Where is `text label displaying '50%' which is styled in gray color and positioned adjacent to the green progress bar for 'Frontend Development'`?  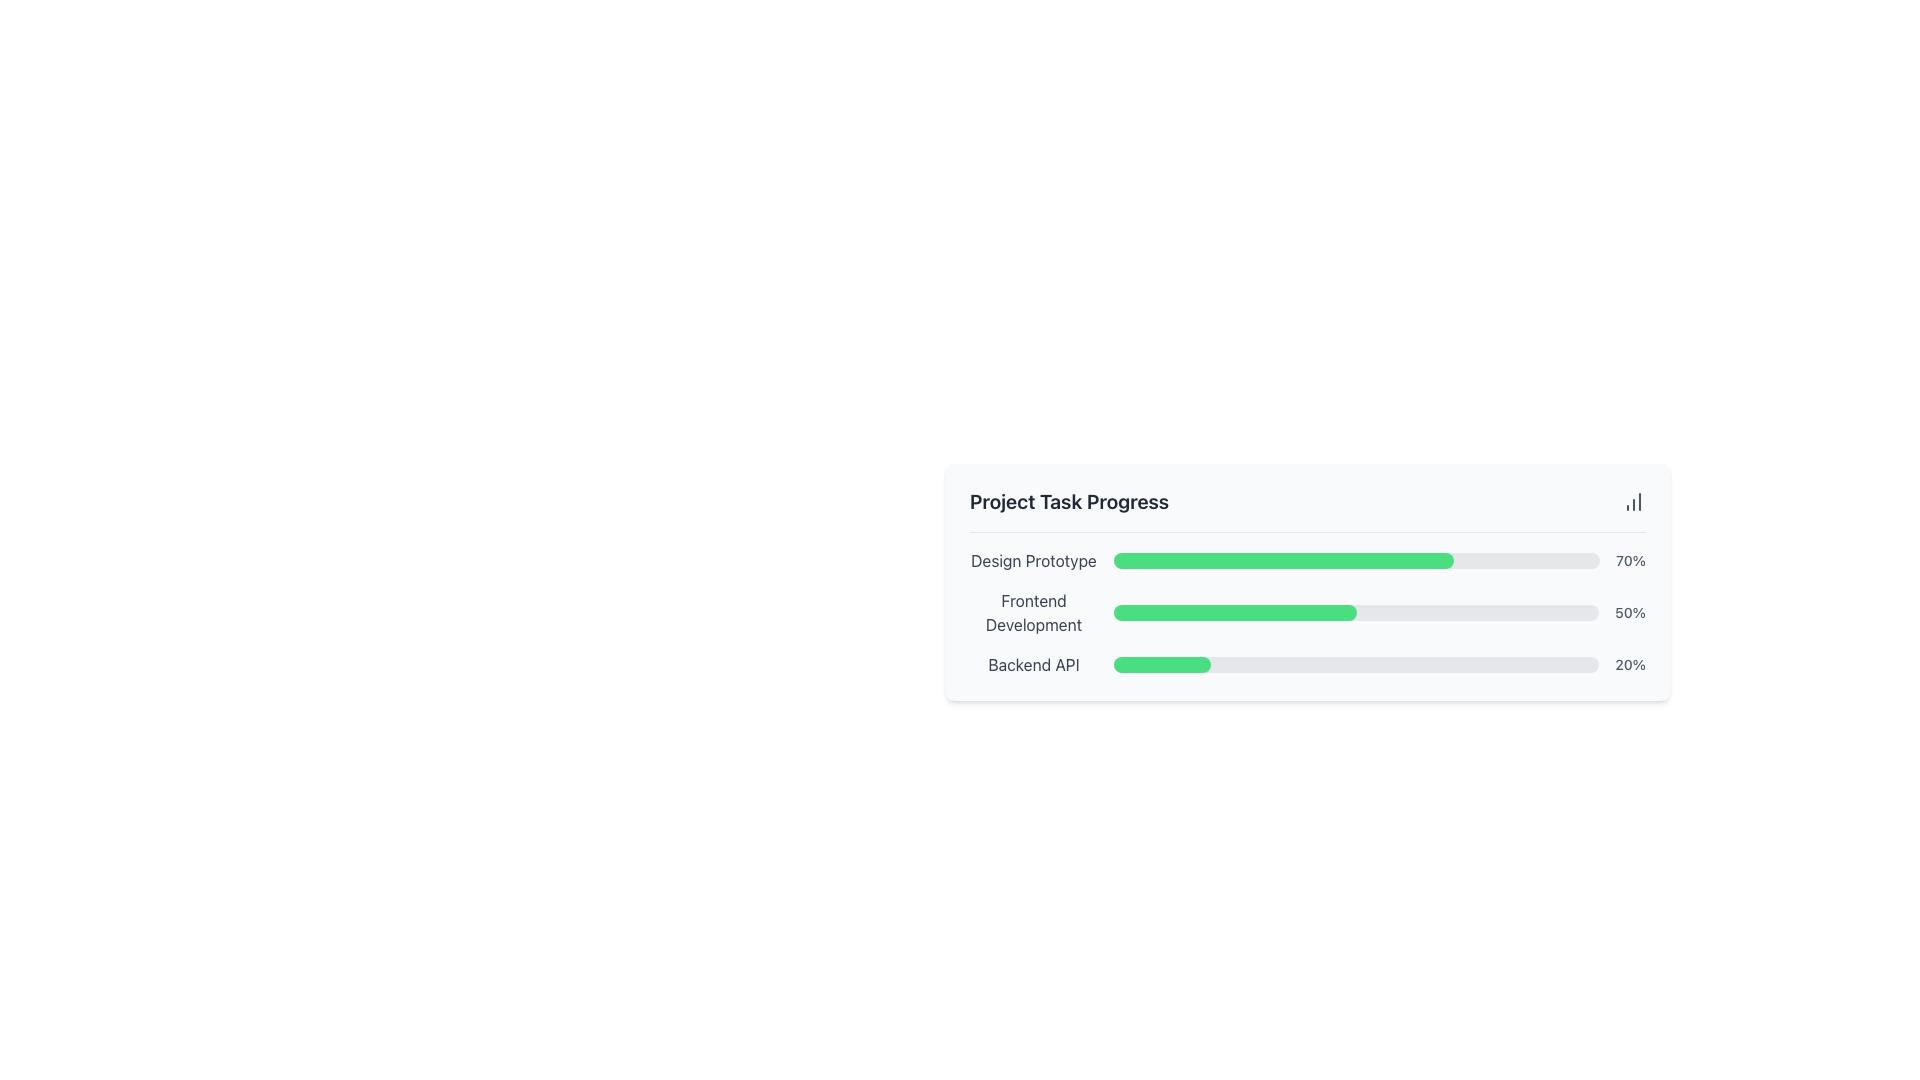
text label displaying '50%' which is styled in gray color and positioned adjacent to the green progress bar for 'Frontend Development' is located at coordinates (1630, 612).